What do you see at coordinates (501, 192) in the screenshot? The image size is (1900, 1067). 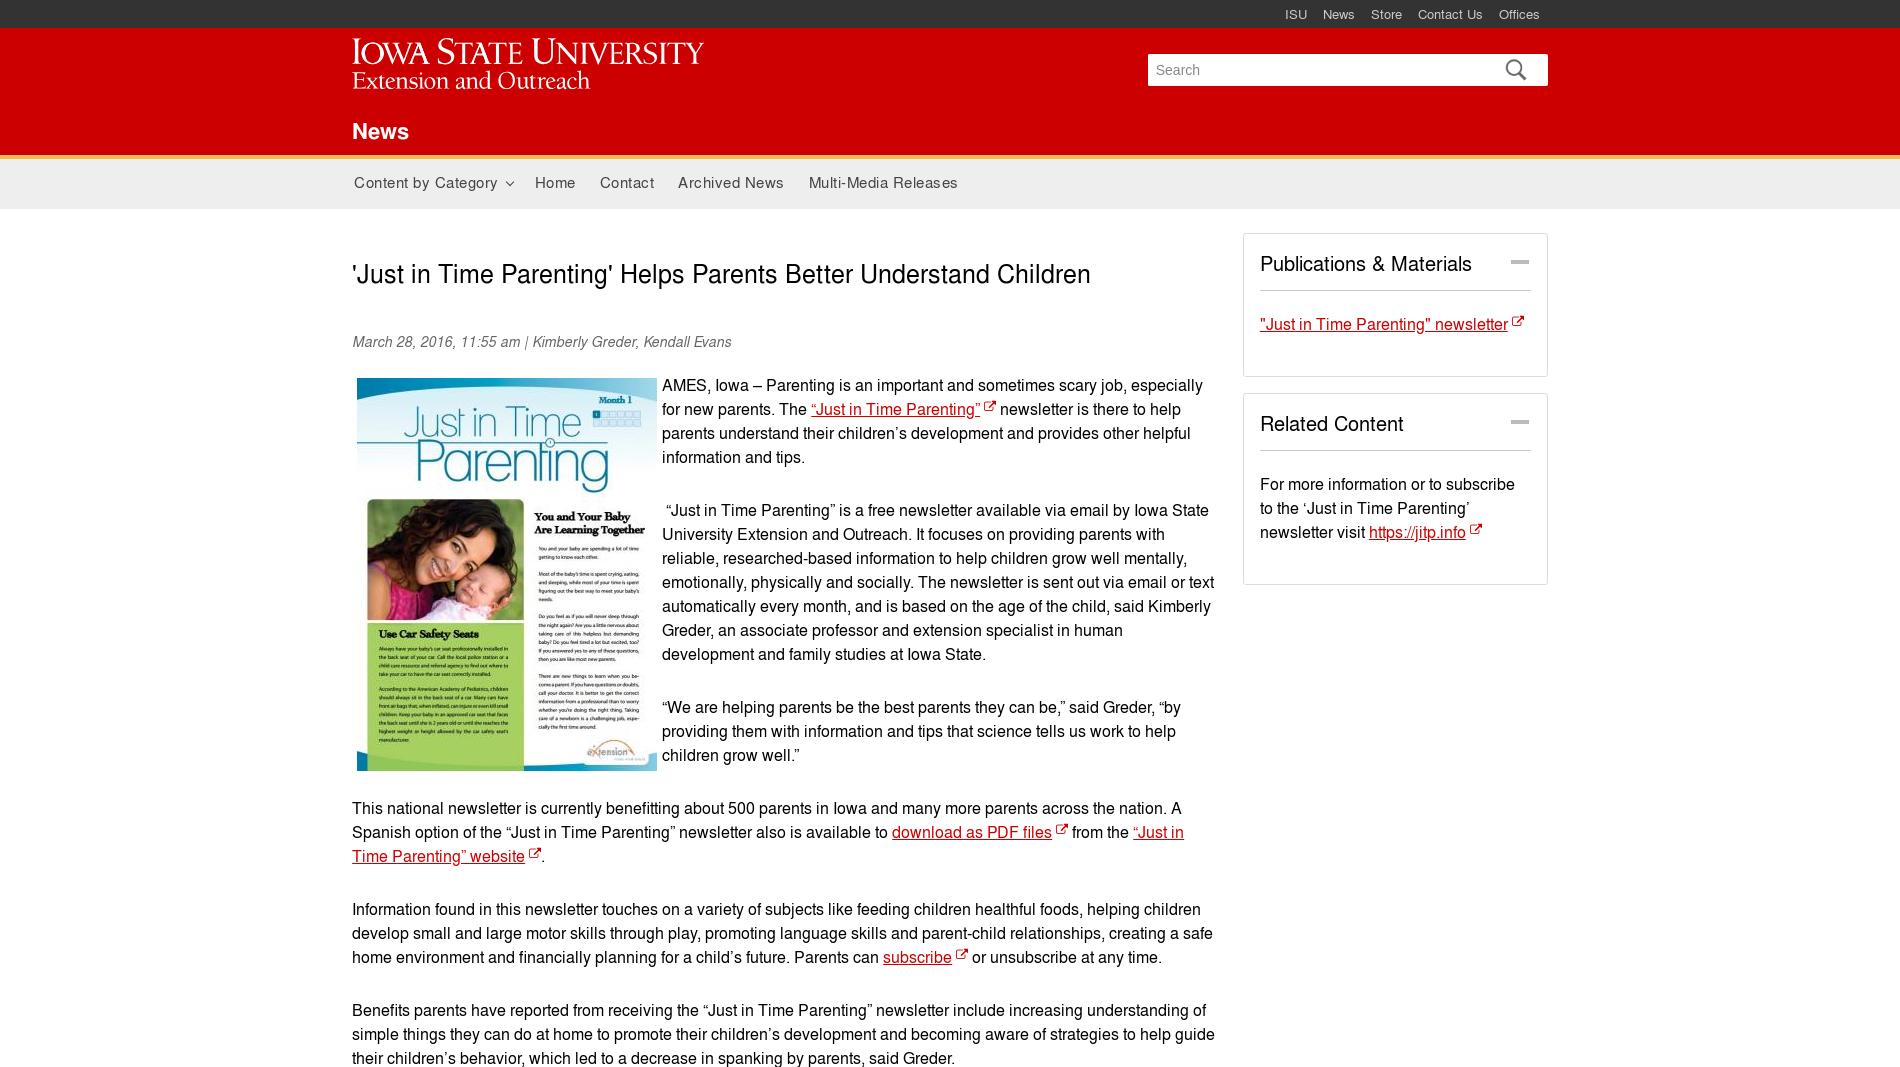 I see `'+'` at bounding box center [501, 192].